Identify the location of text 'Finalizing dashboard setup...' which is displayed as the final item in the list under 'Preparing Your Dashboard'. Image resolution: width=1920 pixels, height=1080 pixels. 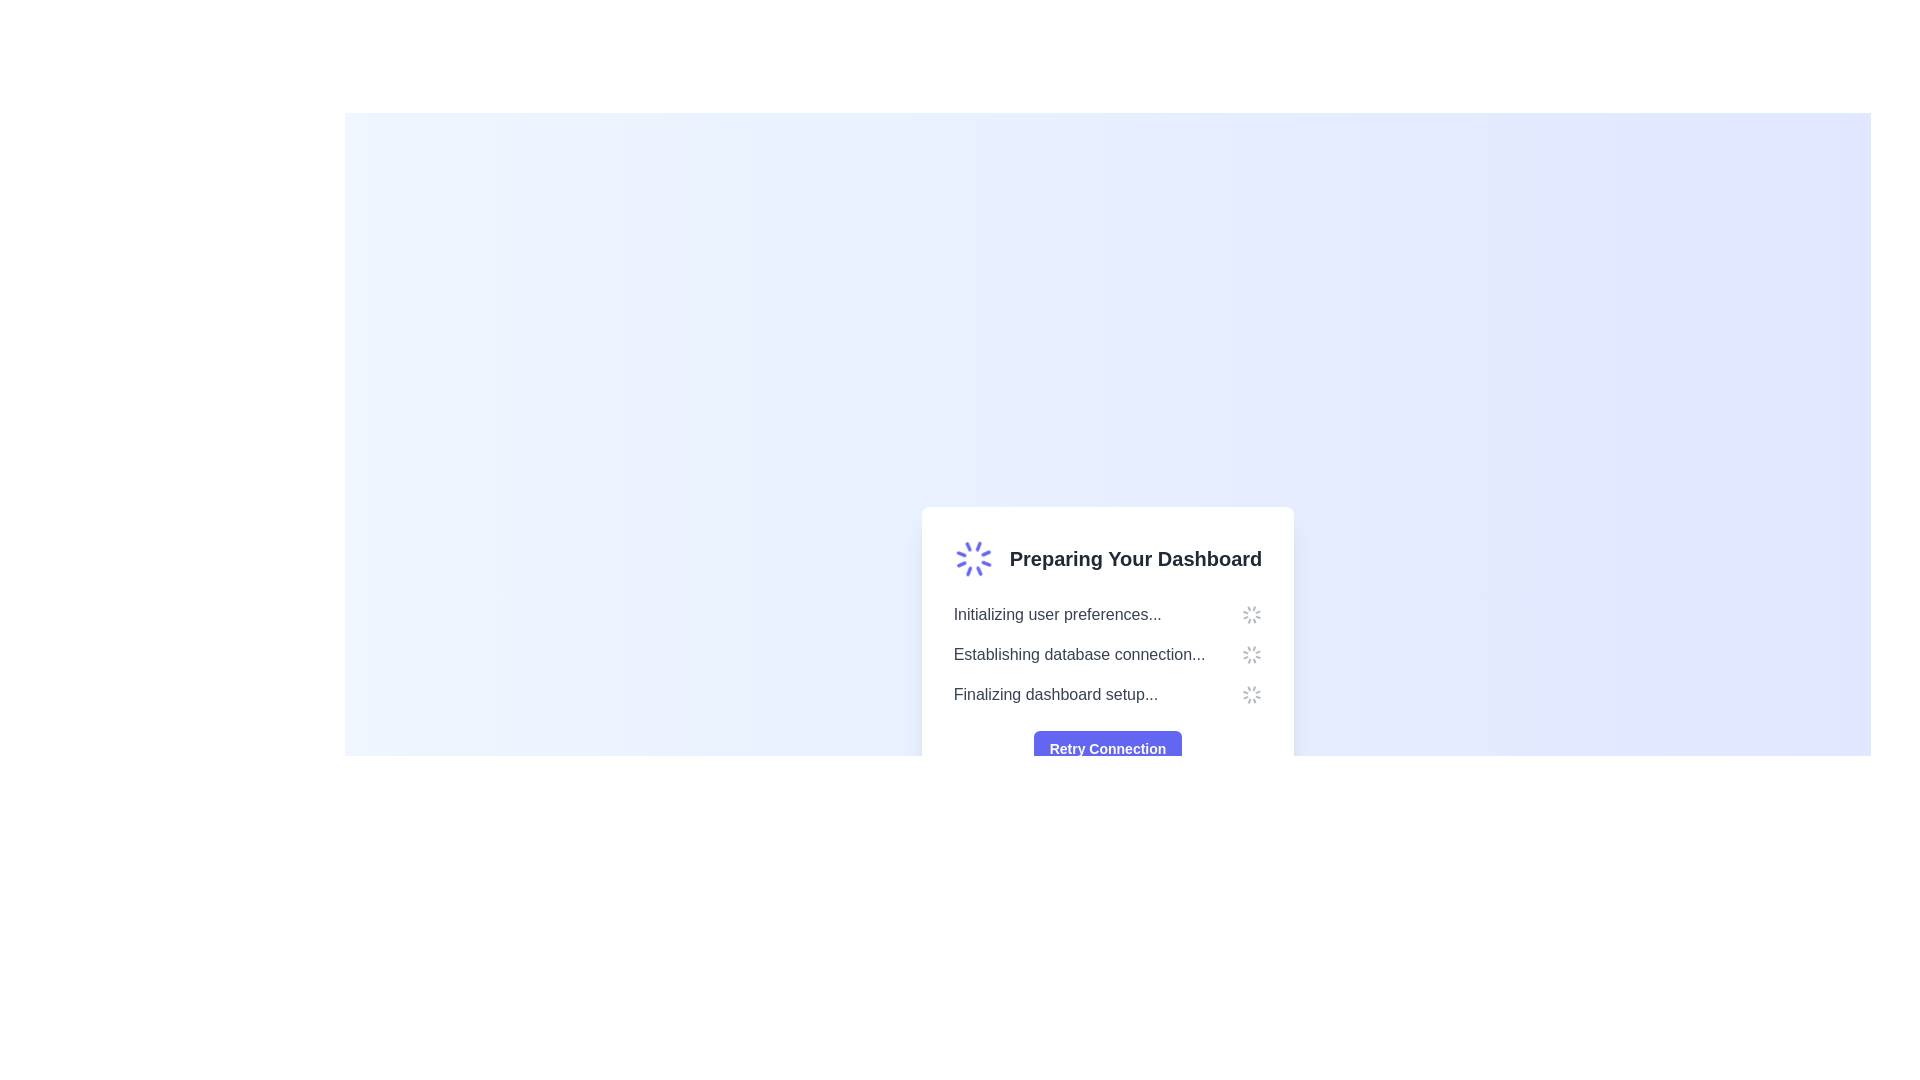
(1107, 693).